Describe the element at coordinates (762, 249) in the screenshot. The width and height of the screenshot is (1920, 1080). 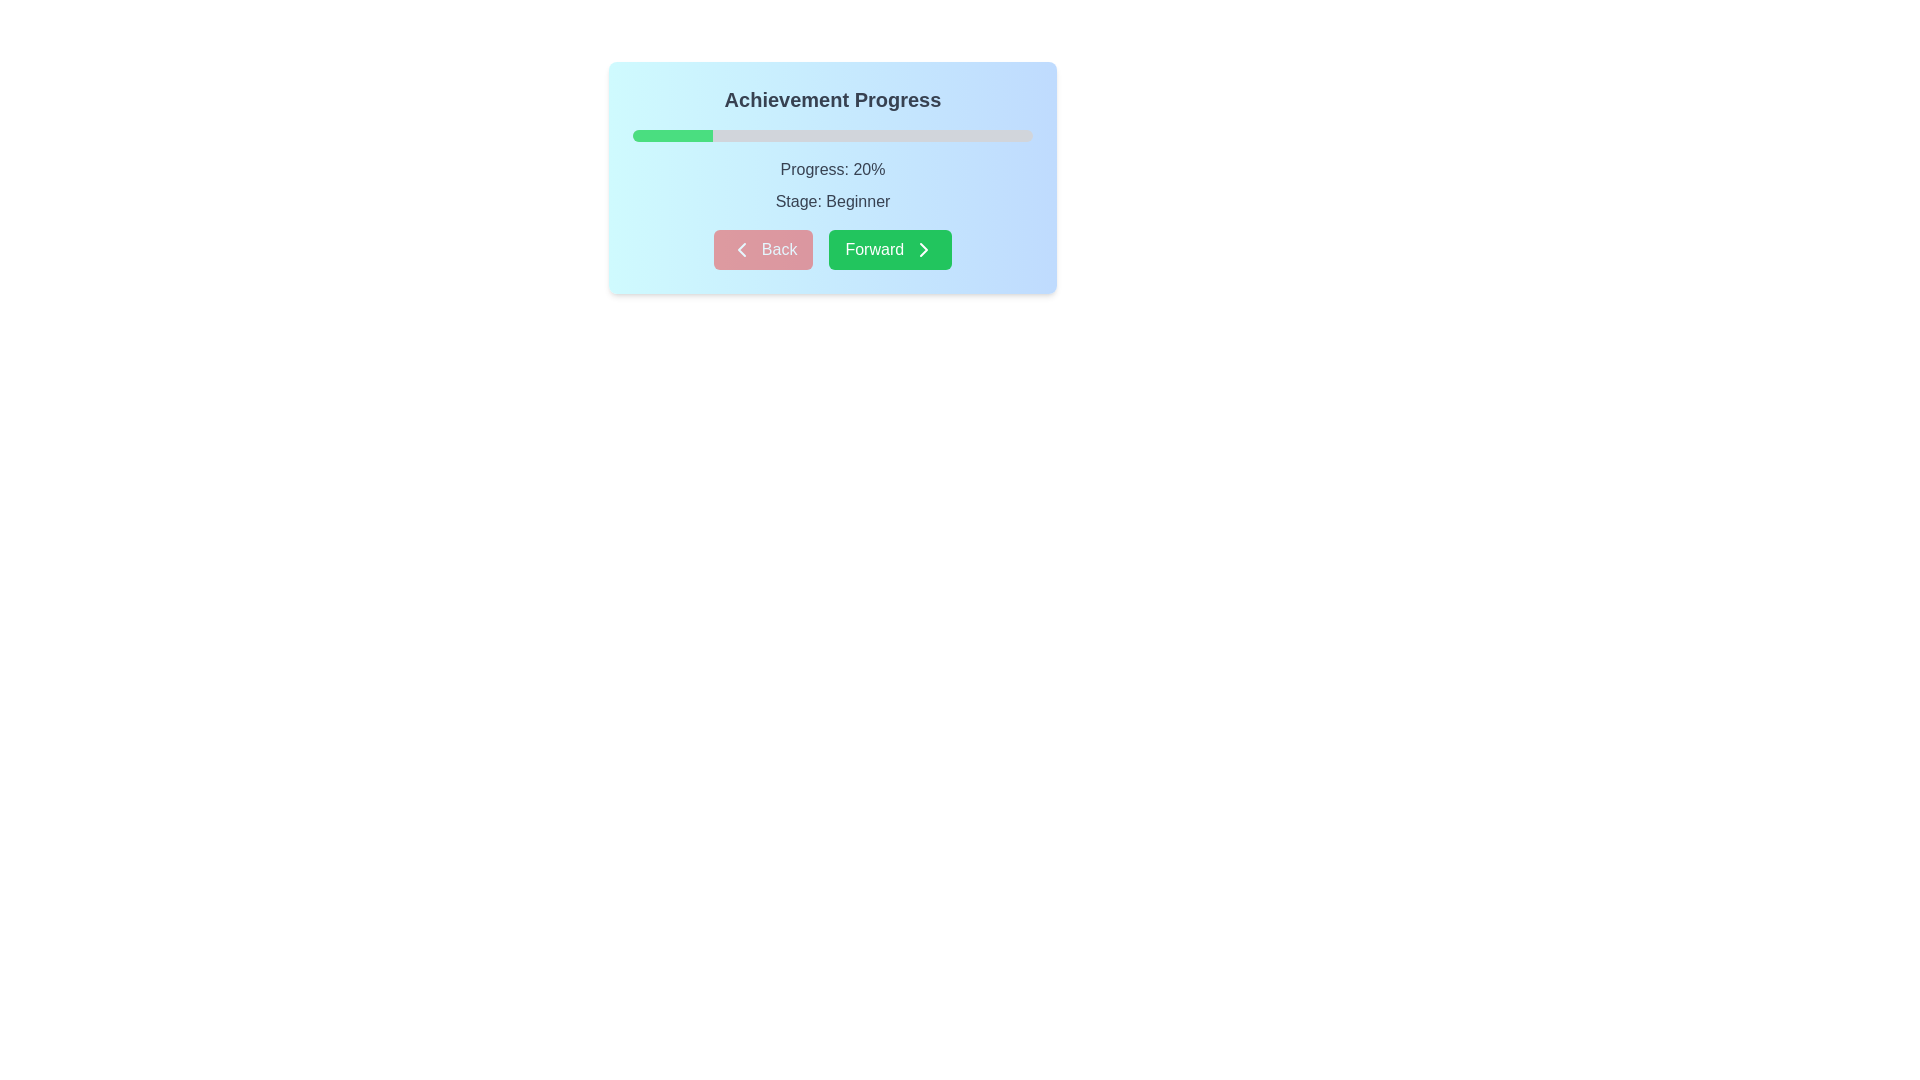
I see `the 'Back' button in the 'Achievement Progress' section for accessibility interaction` at that location.